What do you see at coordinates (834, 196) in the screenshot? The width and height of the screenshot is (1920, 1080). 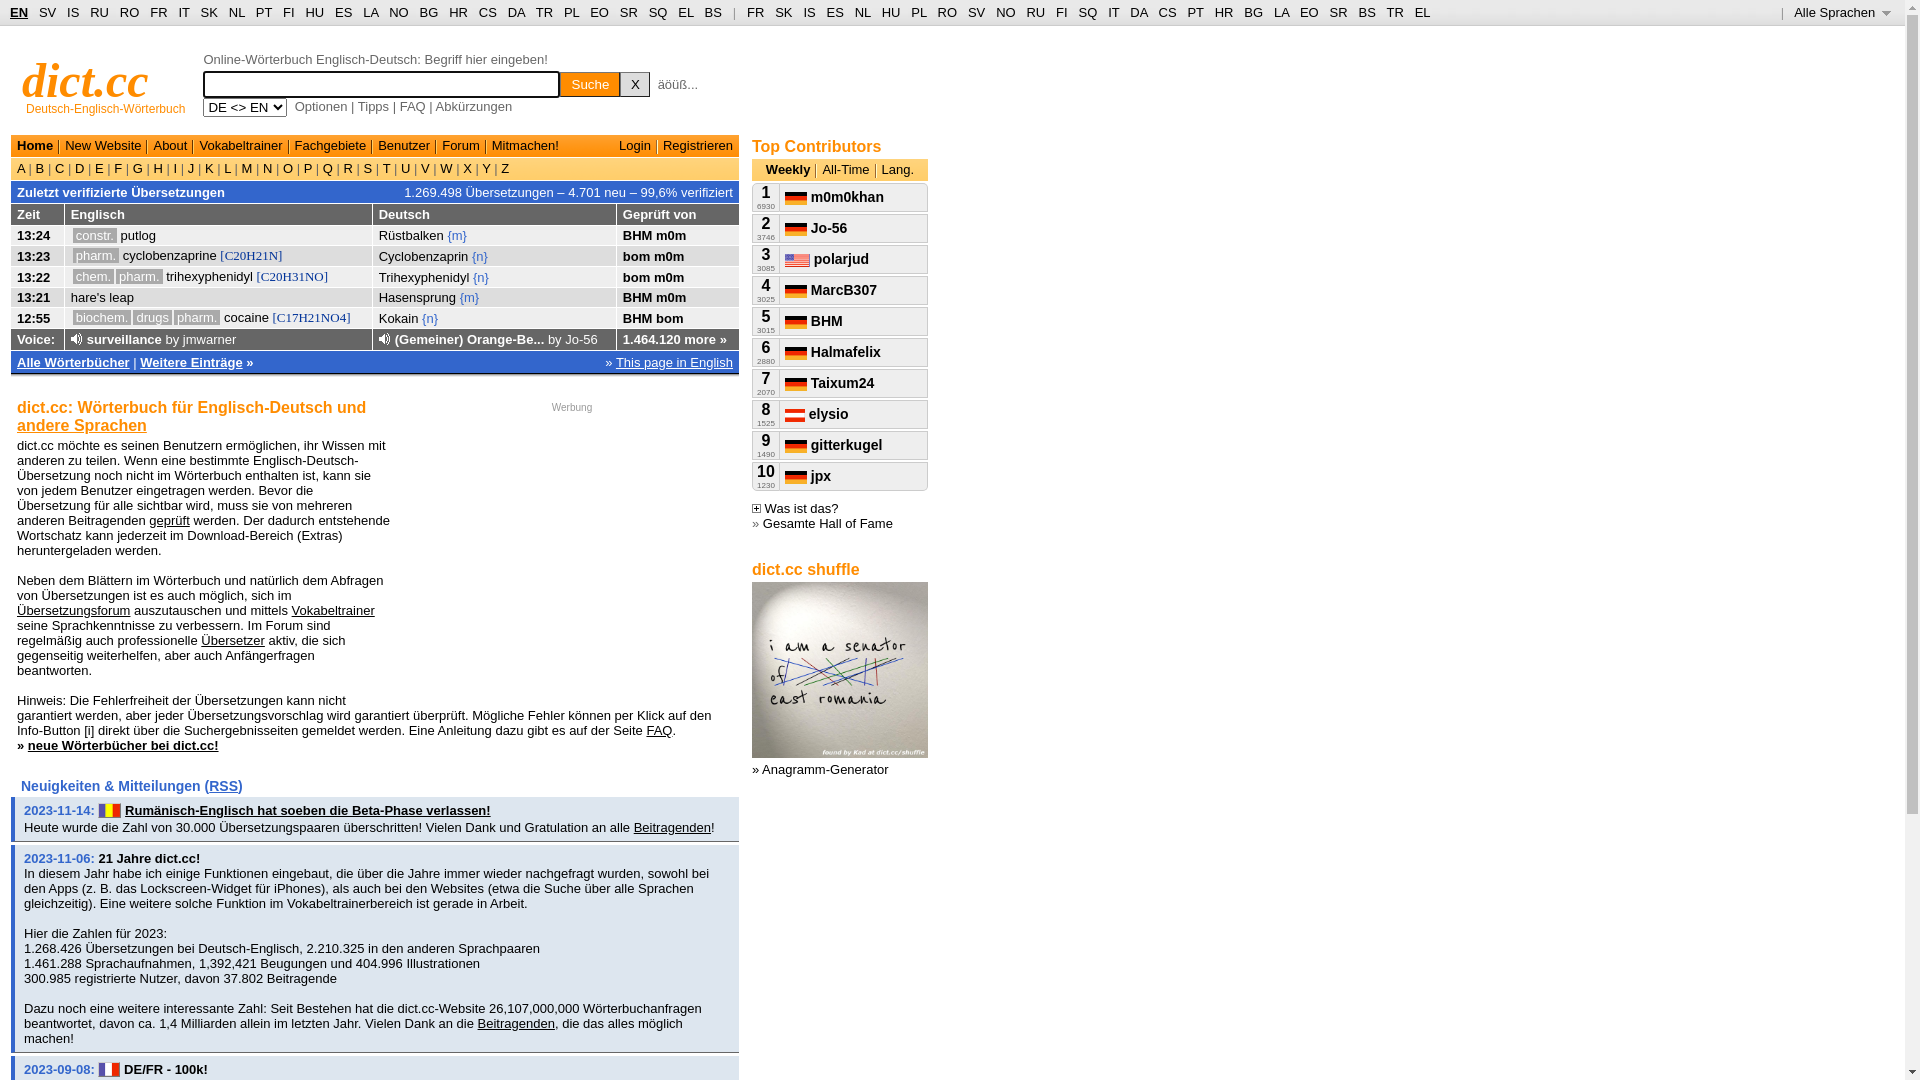 I see `'m0m0khan'` at bounding box center [834, 196].